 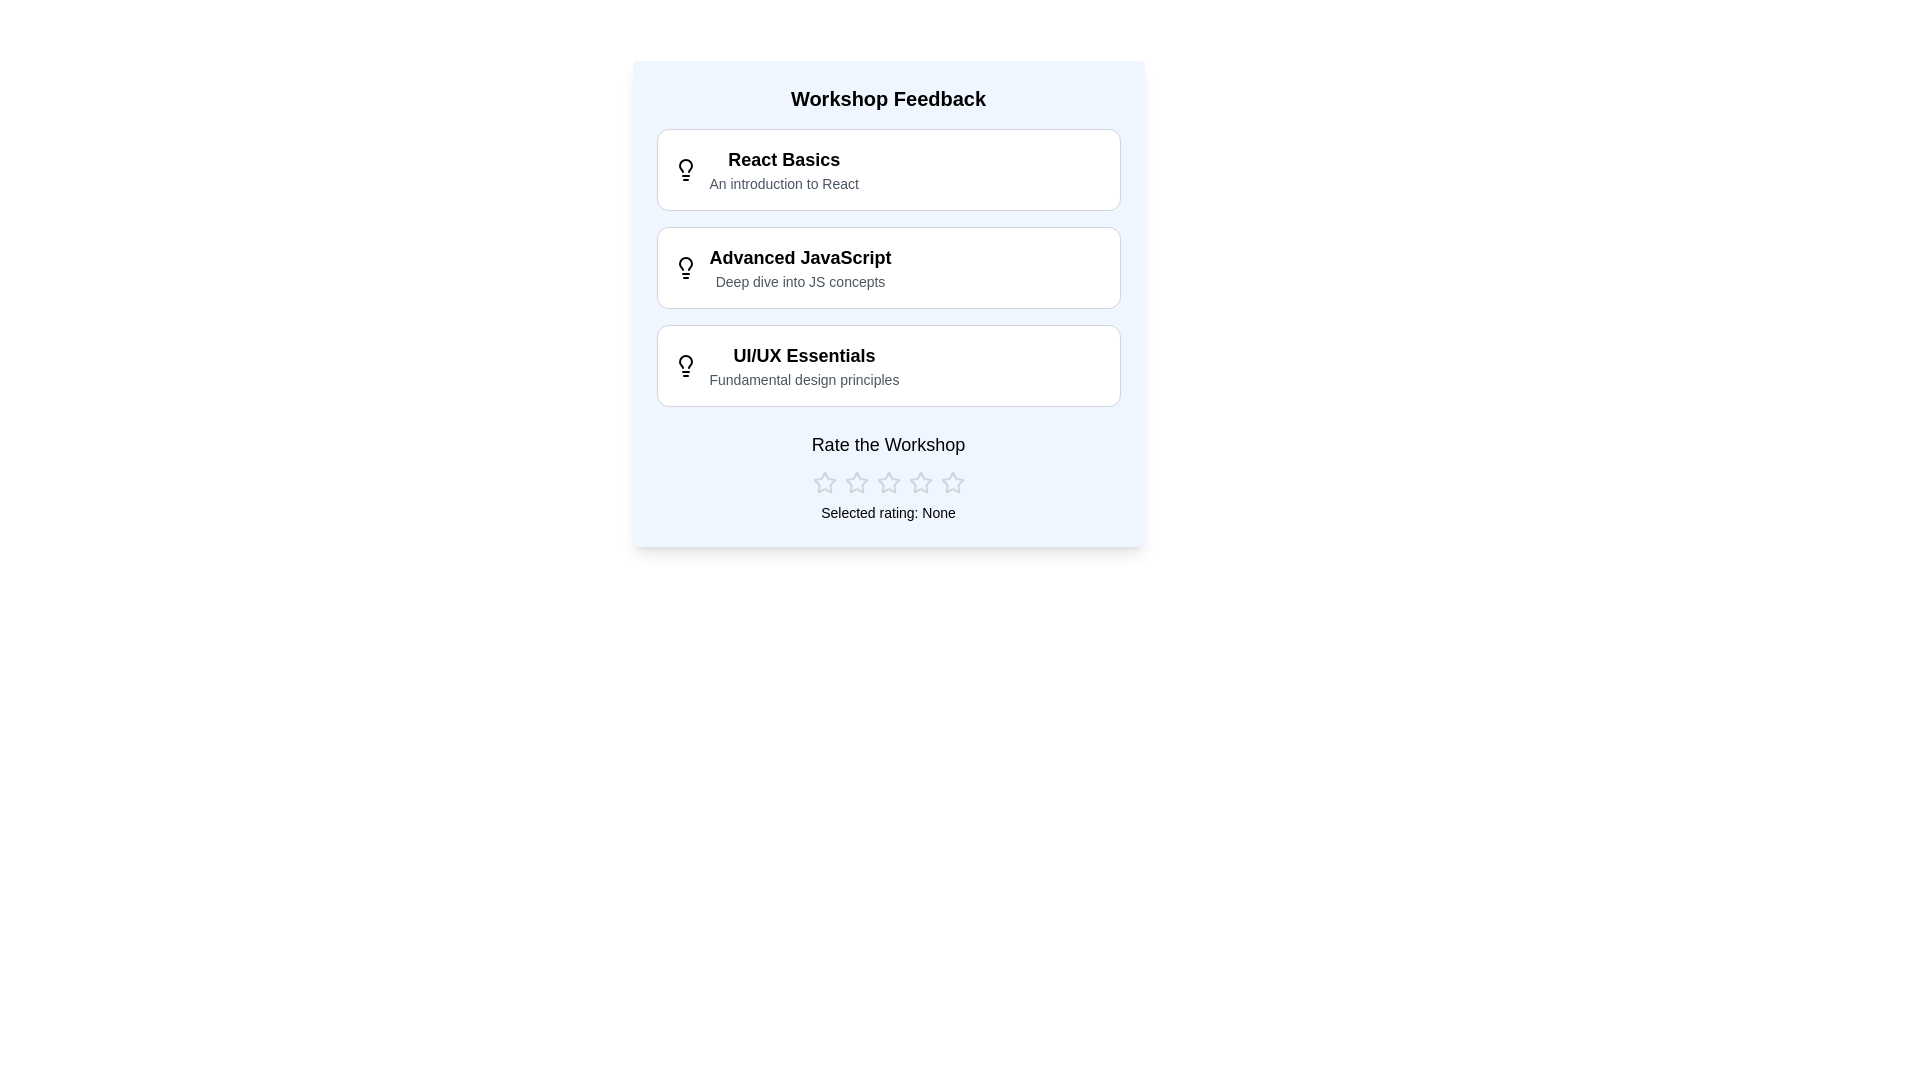 What do you see at coordinates (887, 266) in the screenshot?
I see `on the text label containing the title 'Advanced JavaScript' and subtitle 'Deep dive into JS concepts'` at bounding box center [887, 266].